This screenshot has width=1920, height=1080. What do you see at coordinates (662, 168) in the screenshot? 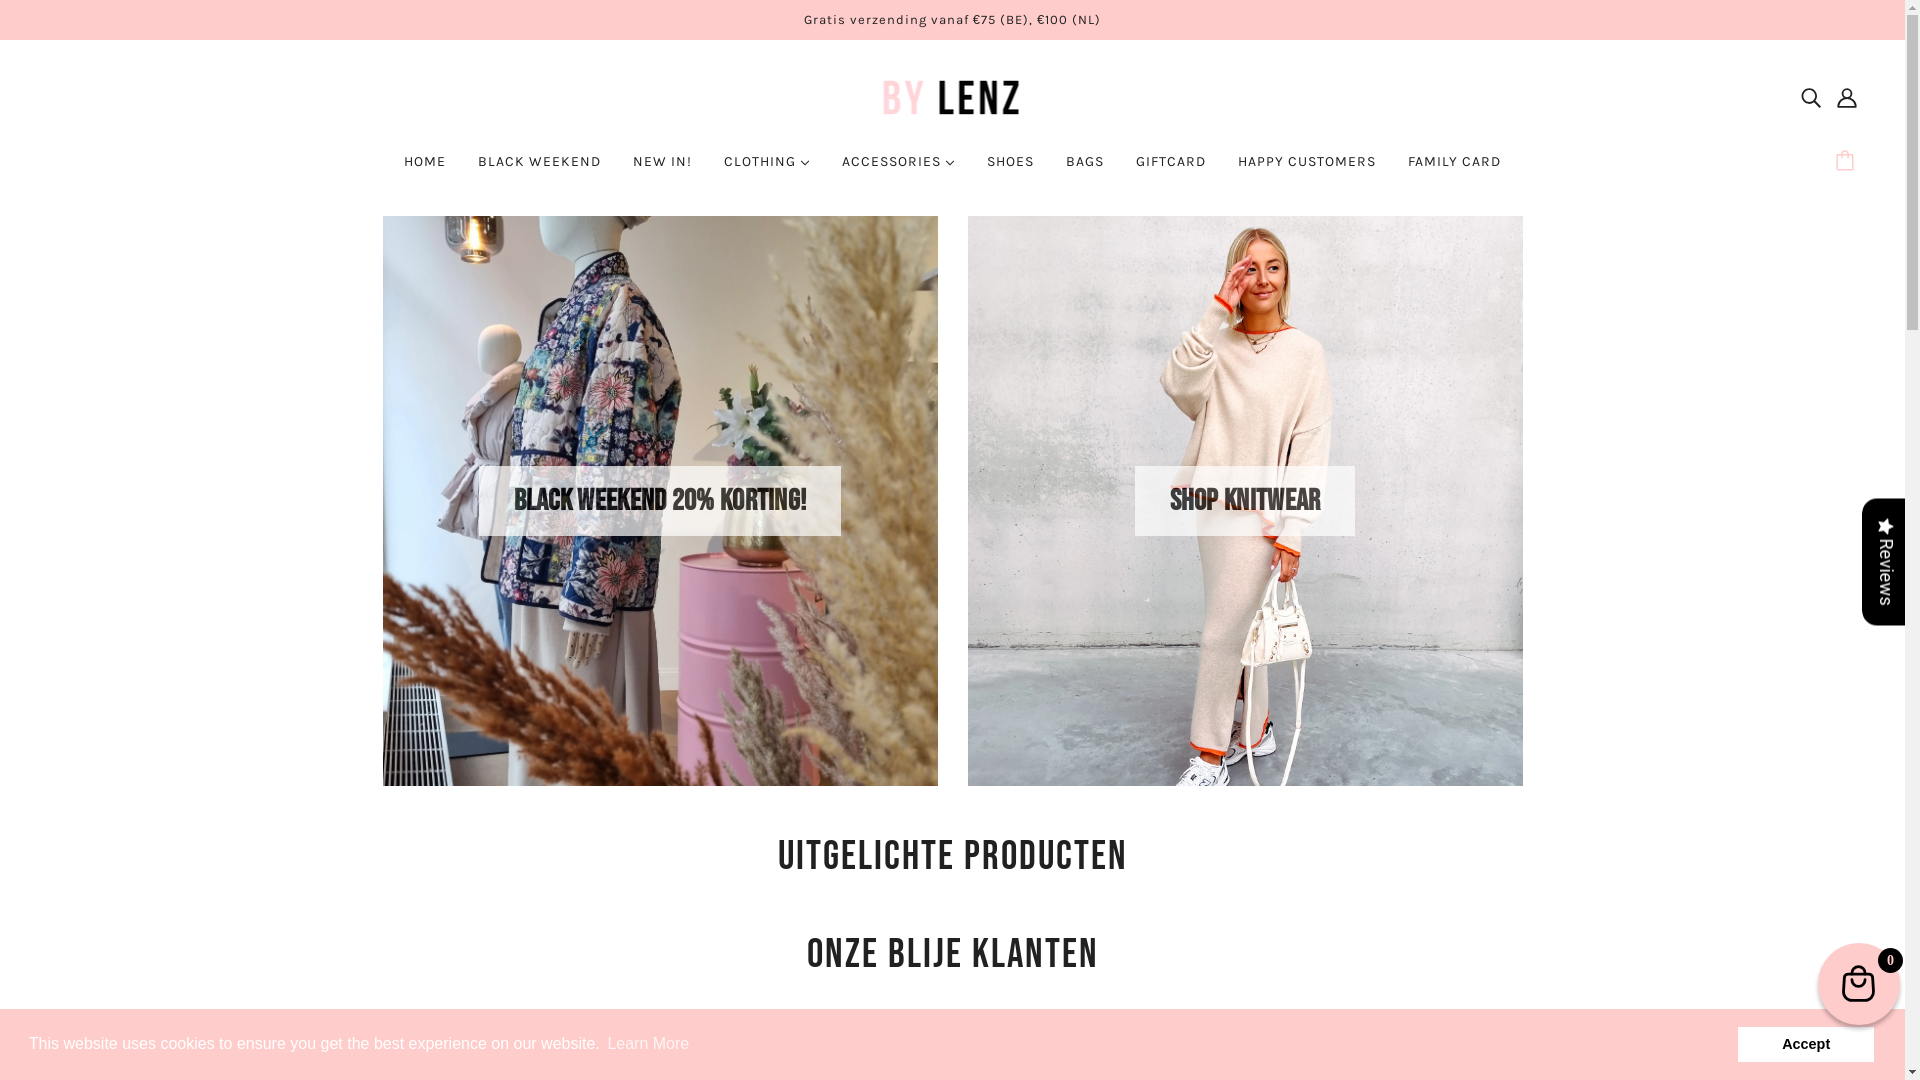
I see `'NEW IN!'` at bounding box center [662, 168].